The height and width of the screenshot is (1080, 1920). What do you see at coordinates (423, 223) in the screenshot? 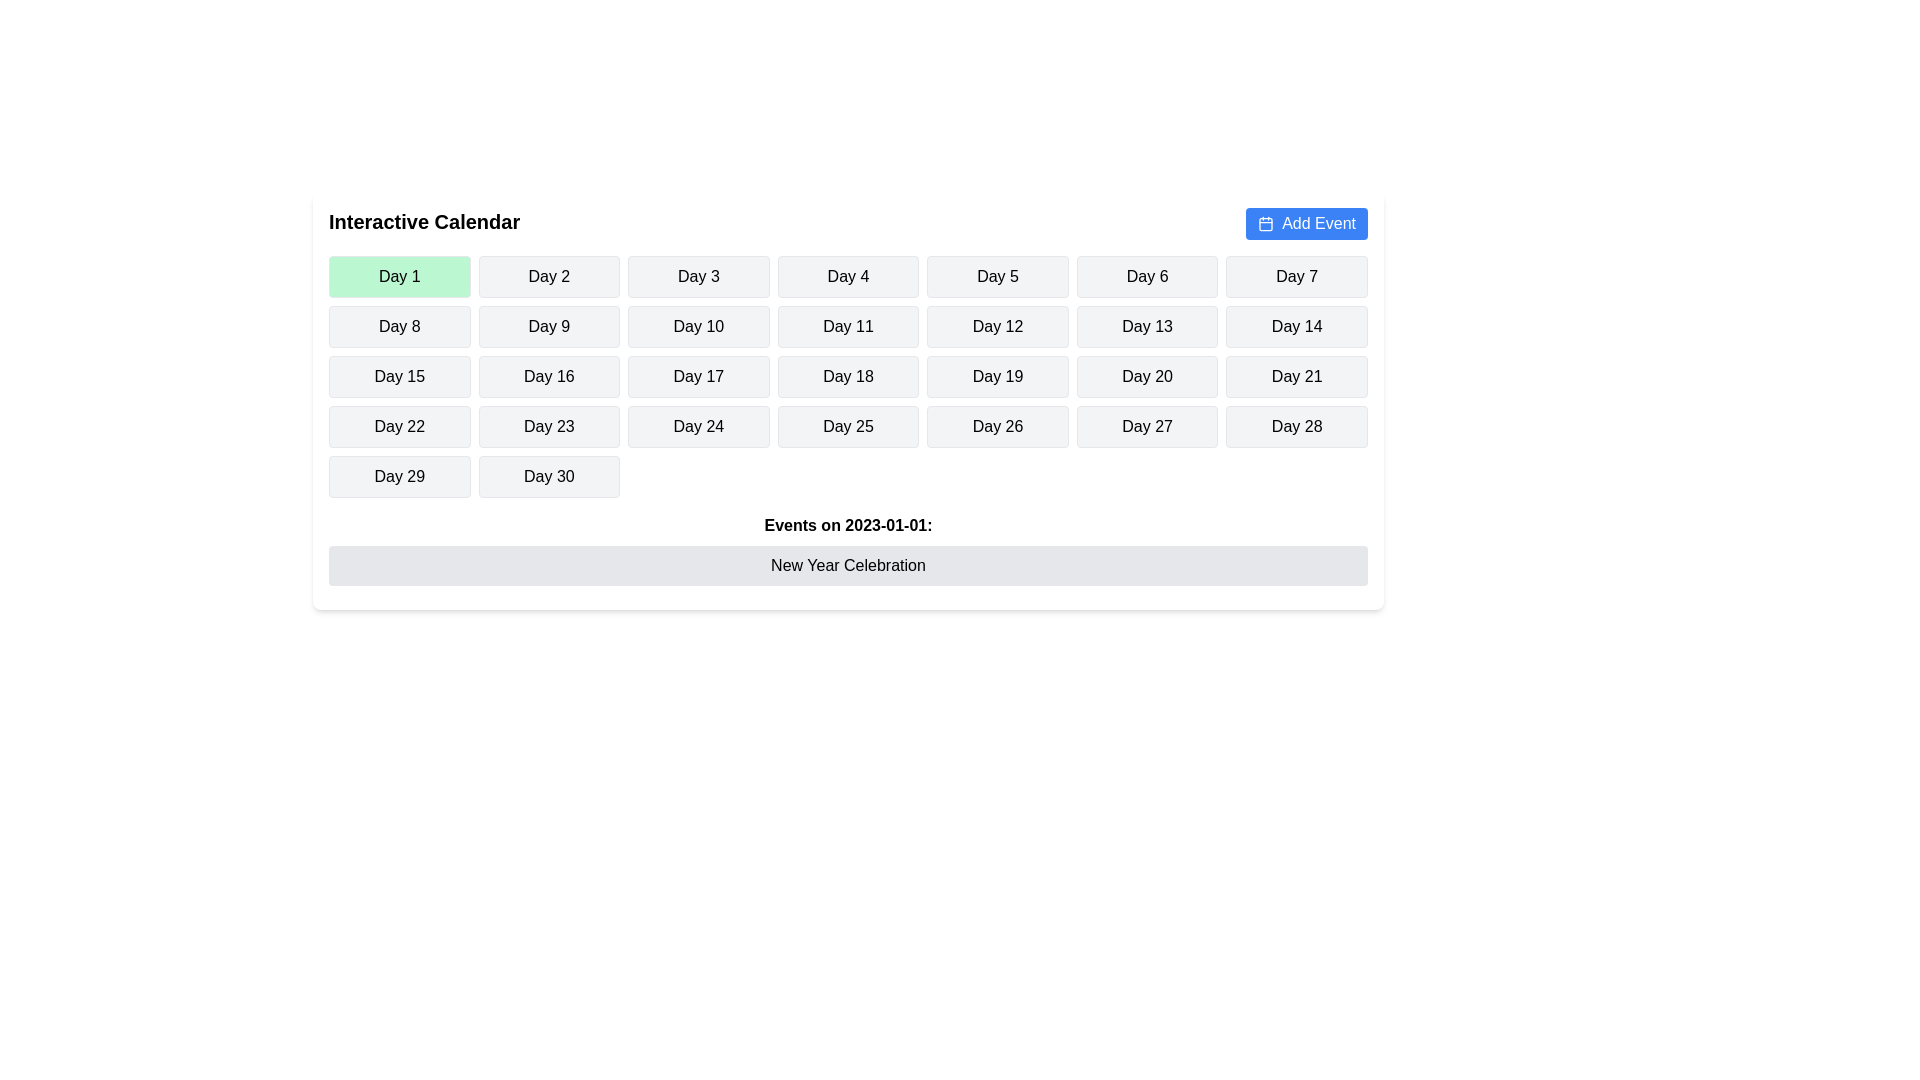
I see `the bold title text label 'Interactive Calendar' located at the top left of the section, which is styled prominently and positioned to the left of the 'Add Event' button` at bounding box center [423, 223].